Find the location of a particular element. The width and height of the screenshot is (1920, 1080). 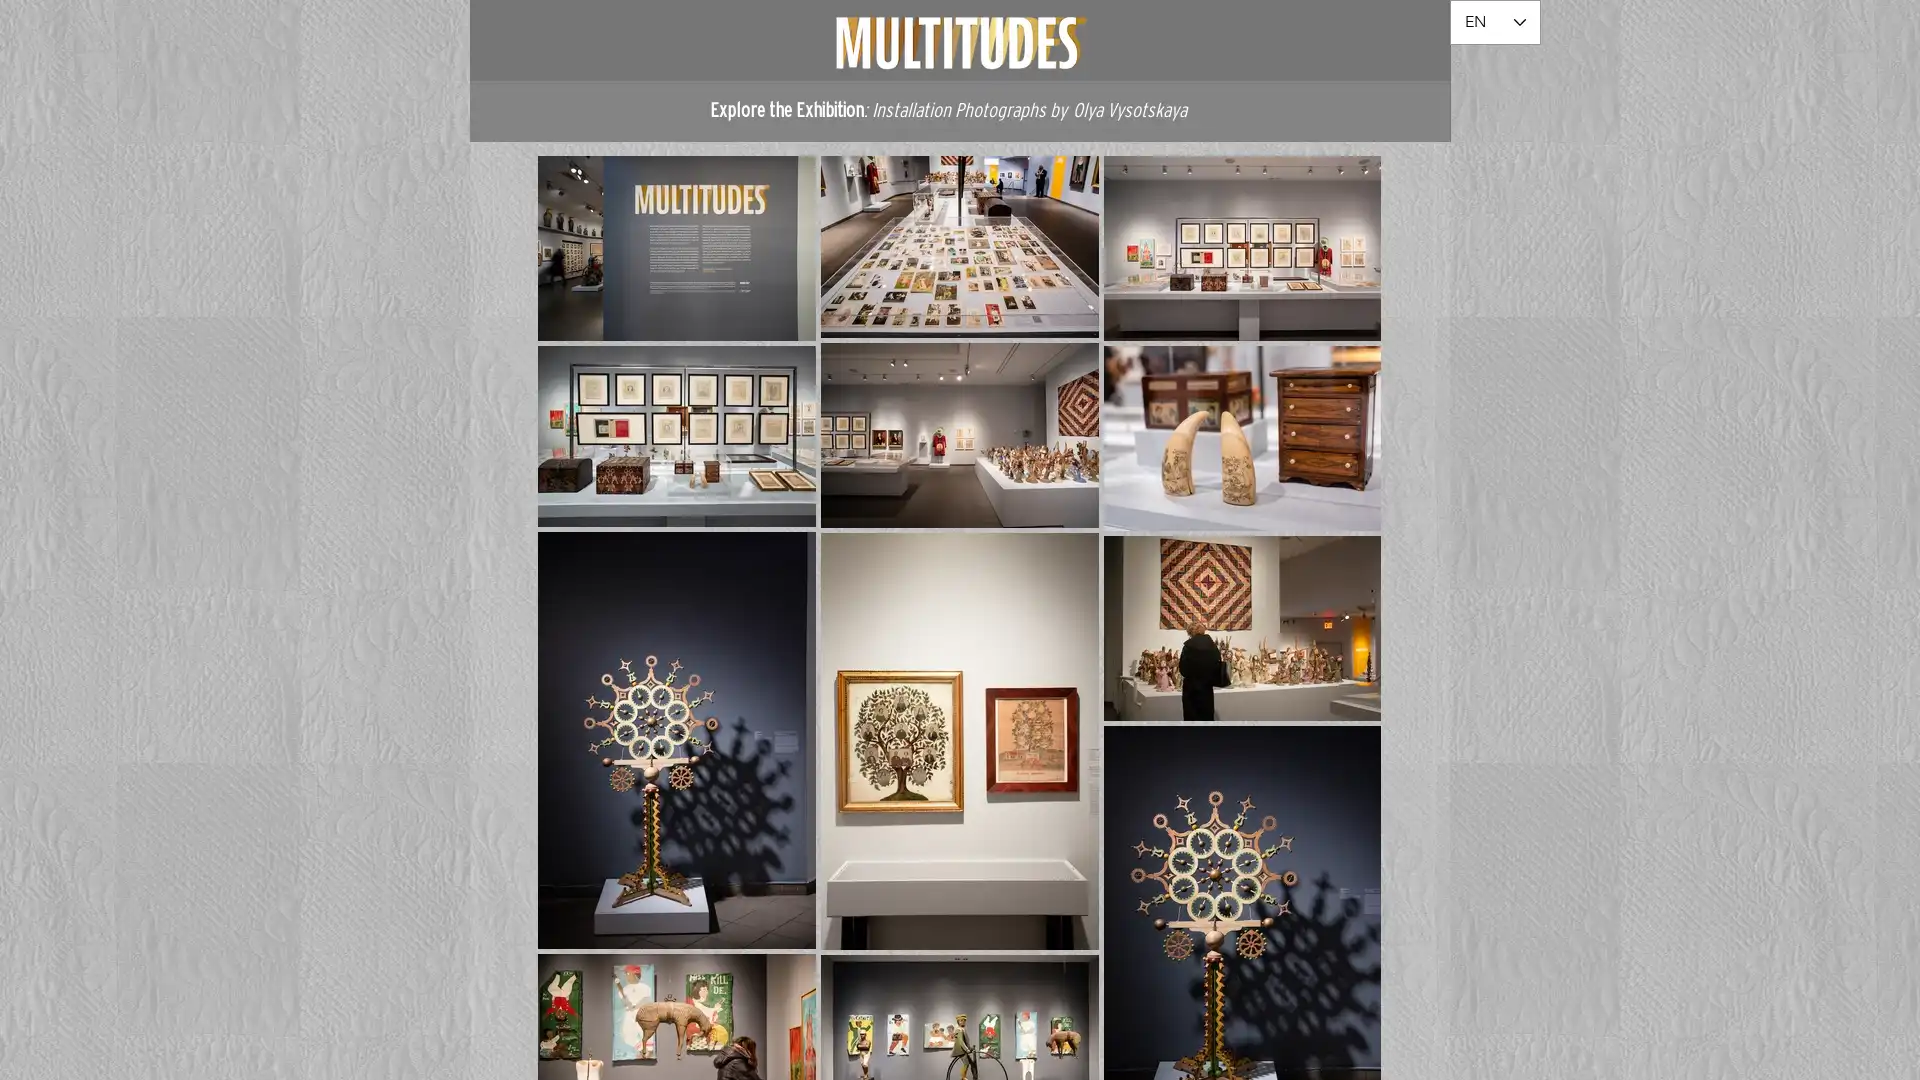

EX - 2022 - Multitudes - AFAM - 130.jpg is located at coordinates (960, 741).